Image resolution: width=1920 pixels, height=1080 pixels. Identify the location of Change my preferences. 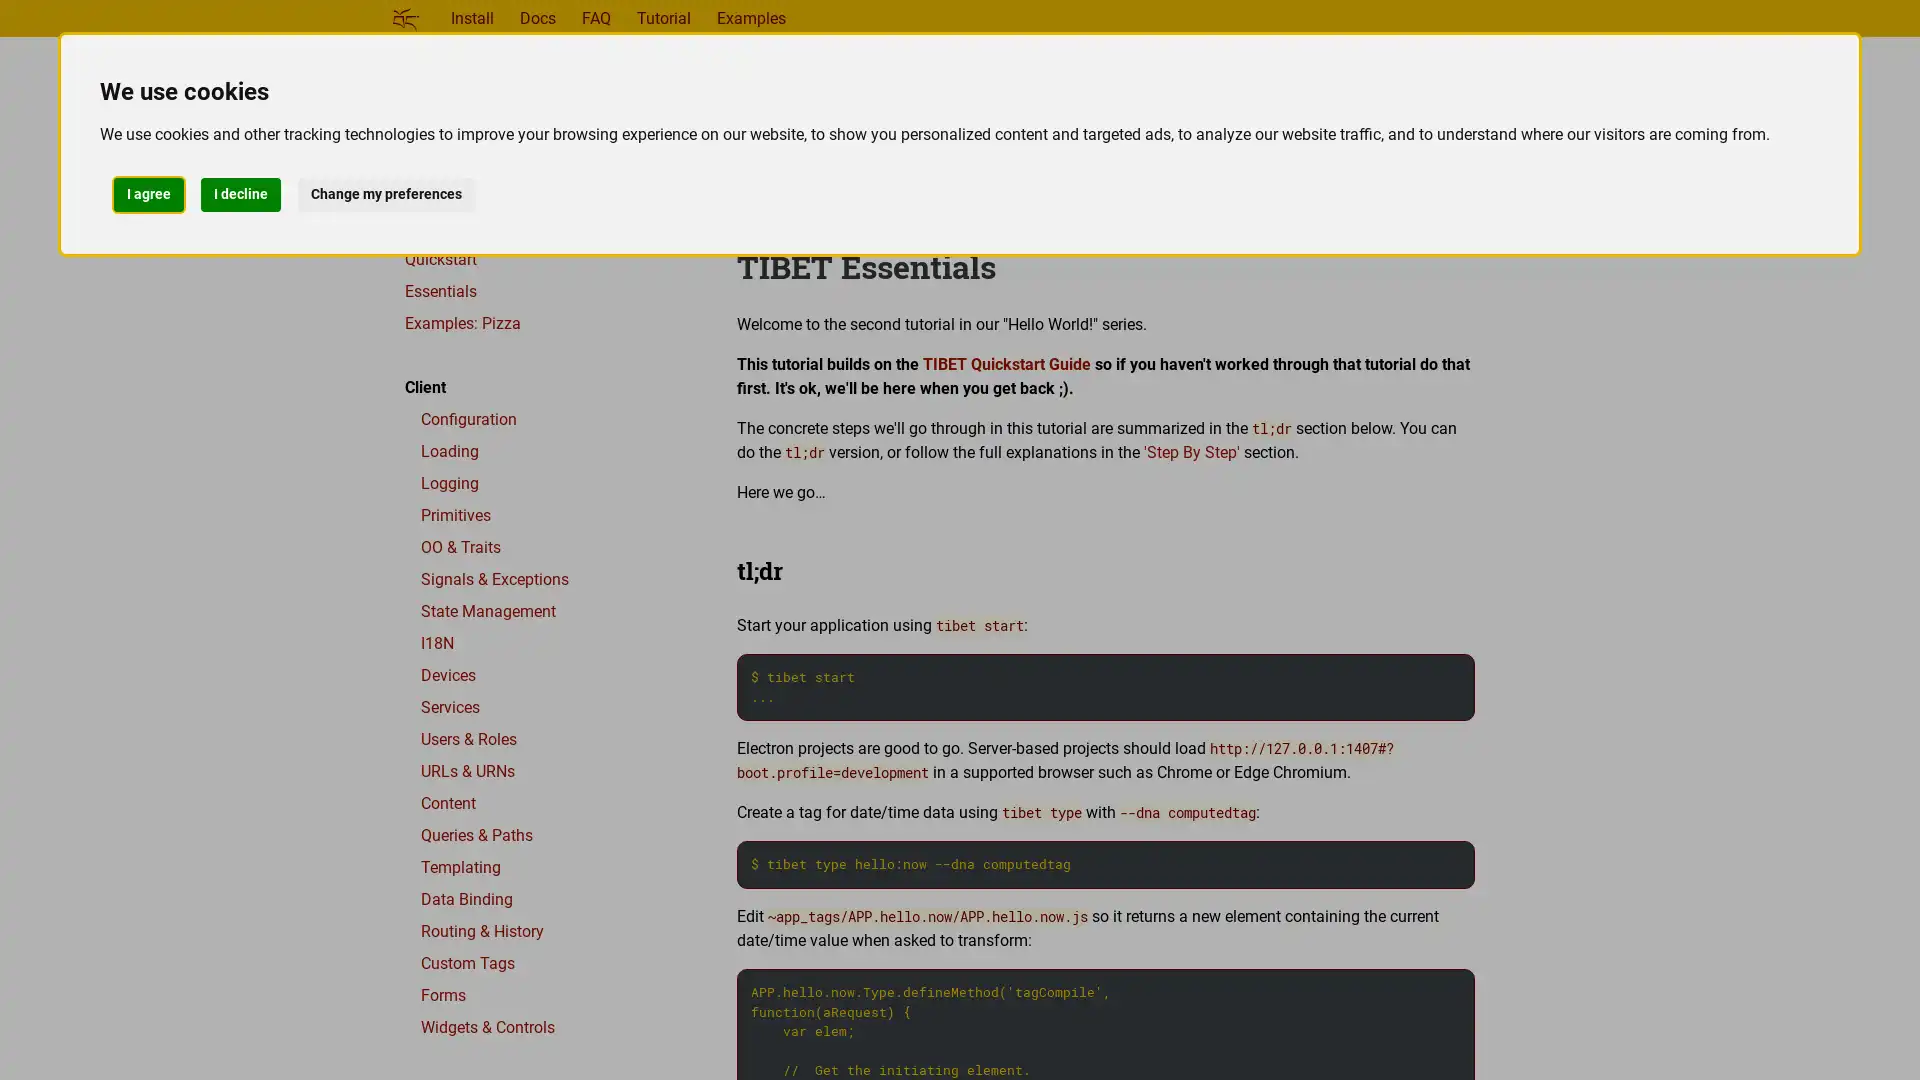
(386, 193).